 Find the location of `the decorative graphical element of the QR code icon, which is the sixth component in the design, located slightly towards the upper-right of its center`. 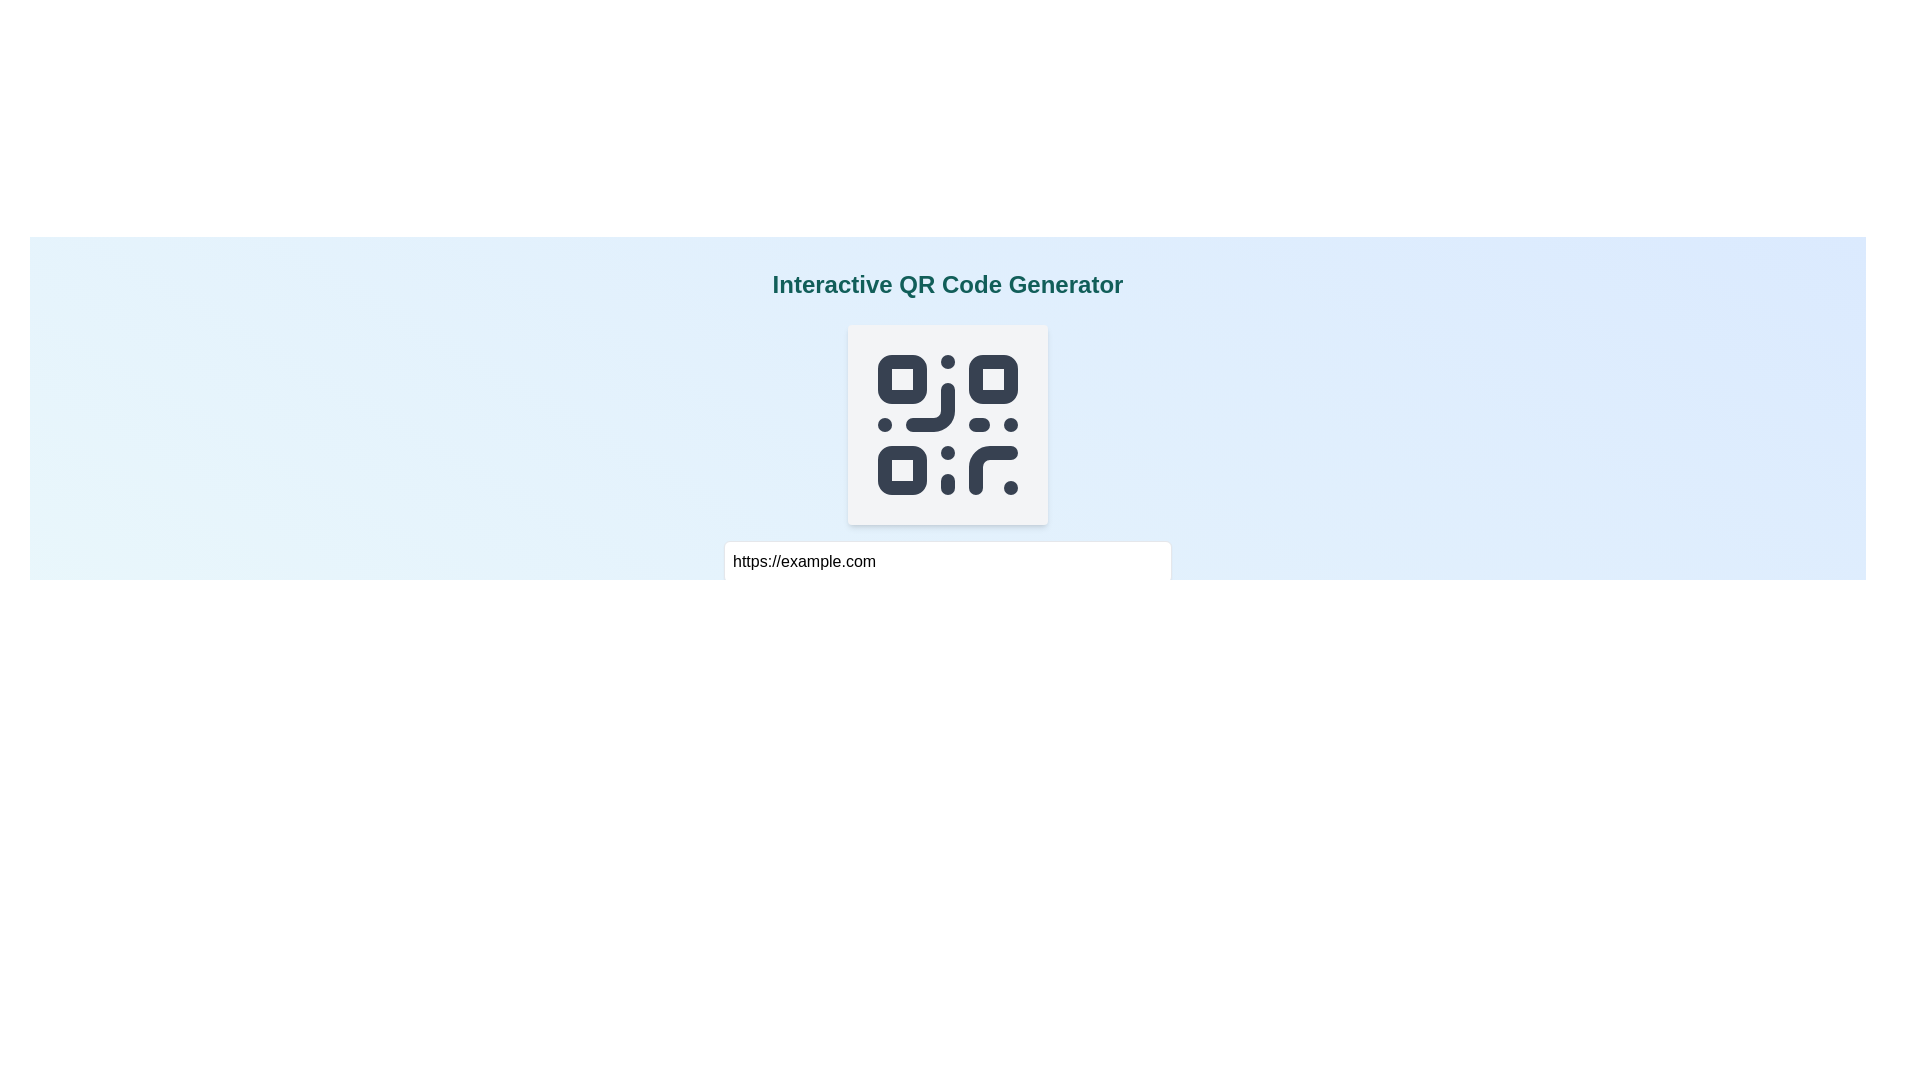

the decorative graphical element of the QR code icon, which is the sixth component in the design, located slightly towards the upper-right of its center is located at coordinates (929, 406).